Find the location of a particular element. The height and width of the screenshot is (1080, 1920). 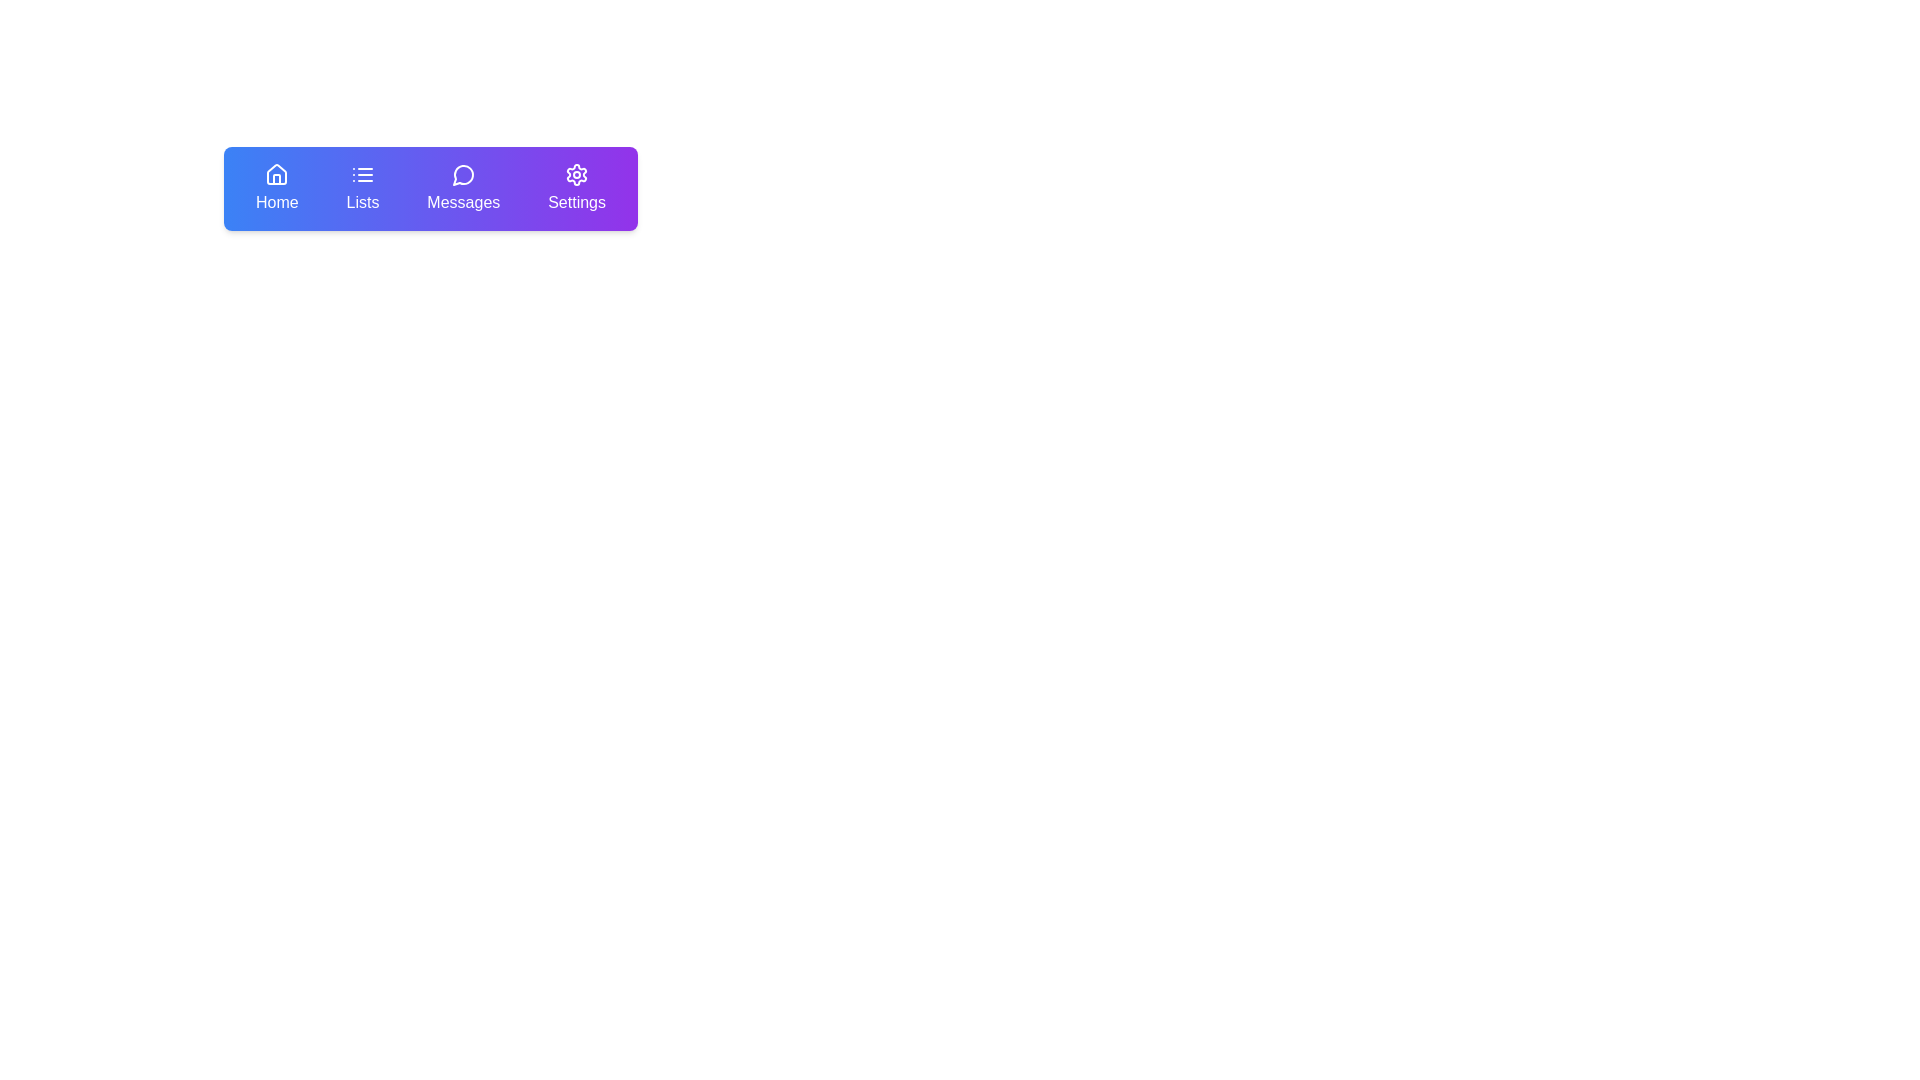

the 'Settings' text label located at the far-right of the navigation bar, which identifies the 'Settings' section is located at coordinates (576, 203).